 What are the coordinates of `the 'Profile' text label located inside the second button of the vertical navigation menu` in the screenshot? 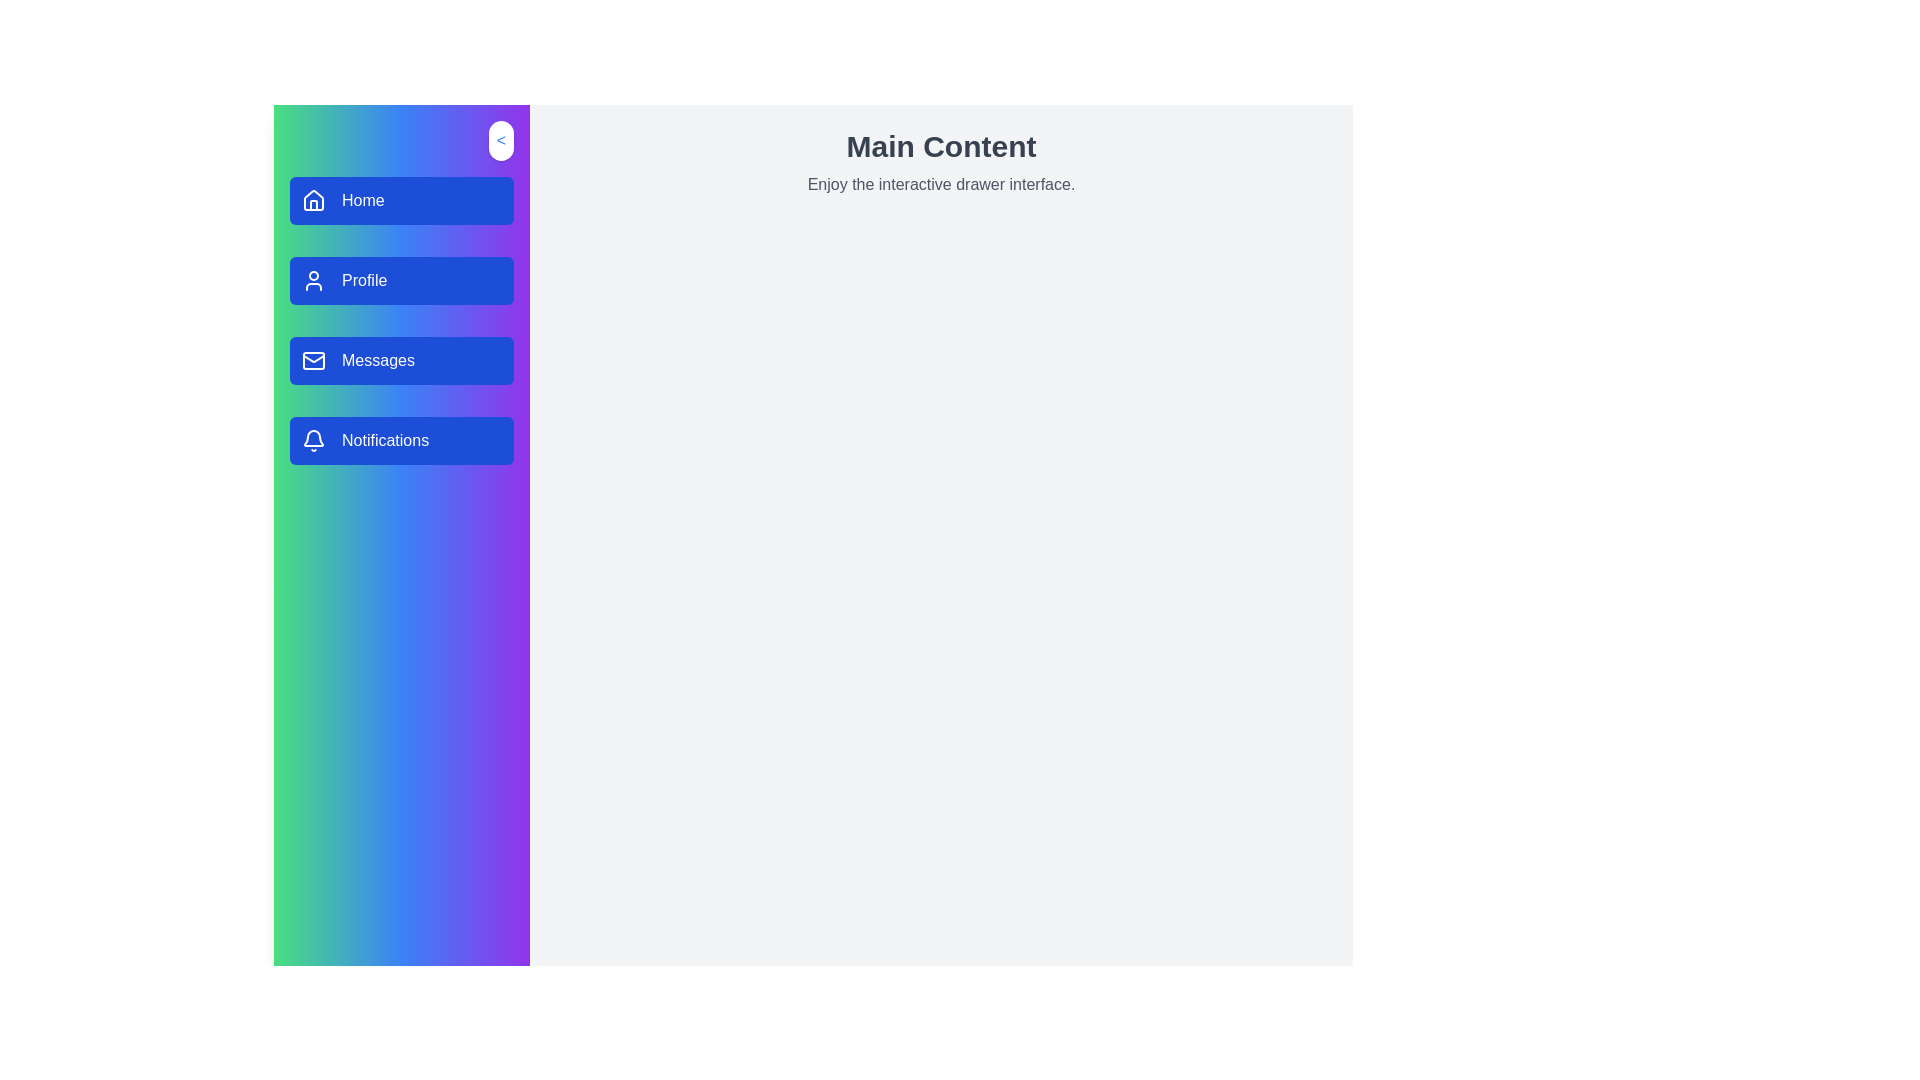 It's located at (364, 281).